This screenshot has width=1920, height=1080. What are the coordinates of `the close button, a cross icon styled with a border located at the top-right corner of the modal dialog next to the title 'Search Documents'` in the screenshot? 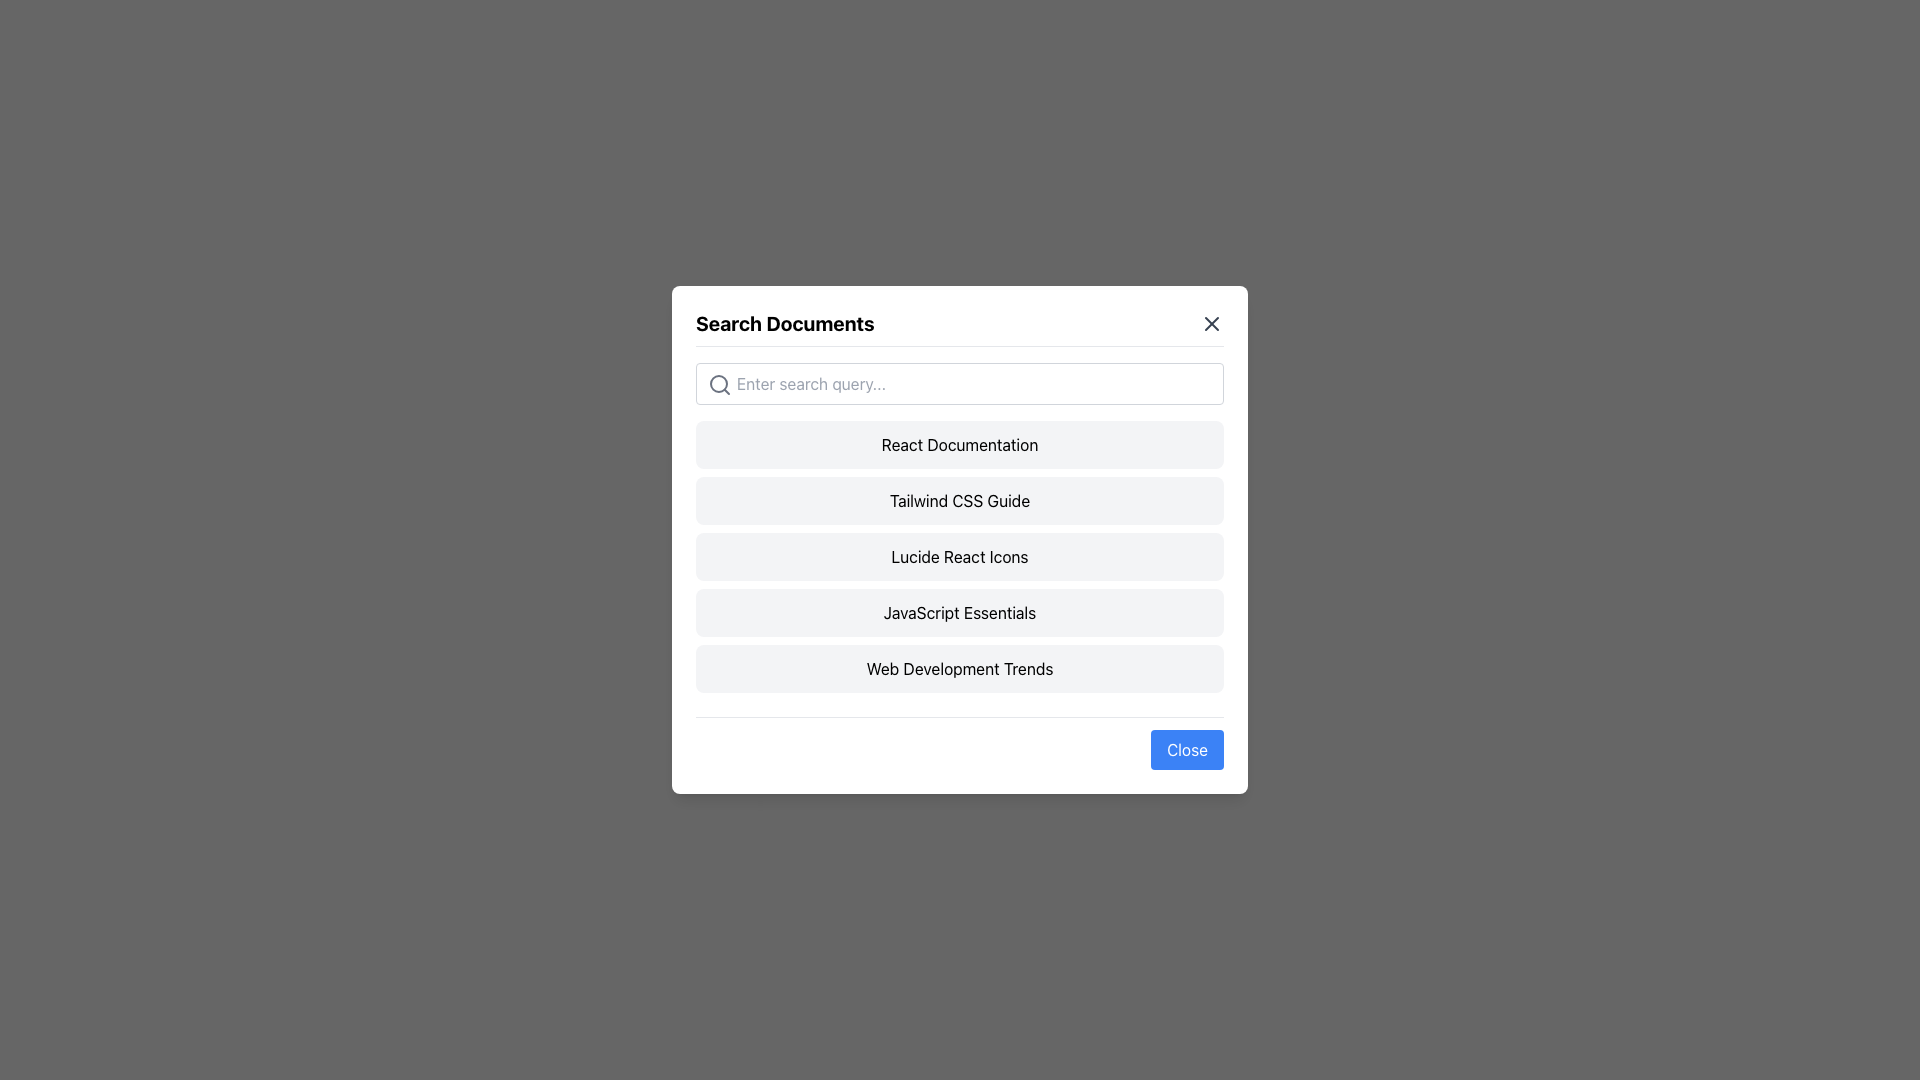 It's located at (1210, 323).